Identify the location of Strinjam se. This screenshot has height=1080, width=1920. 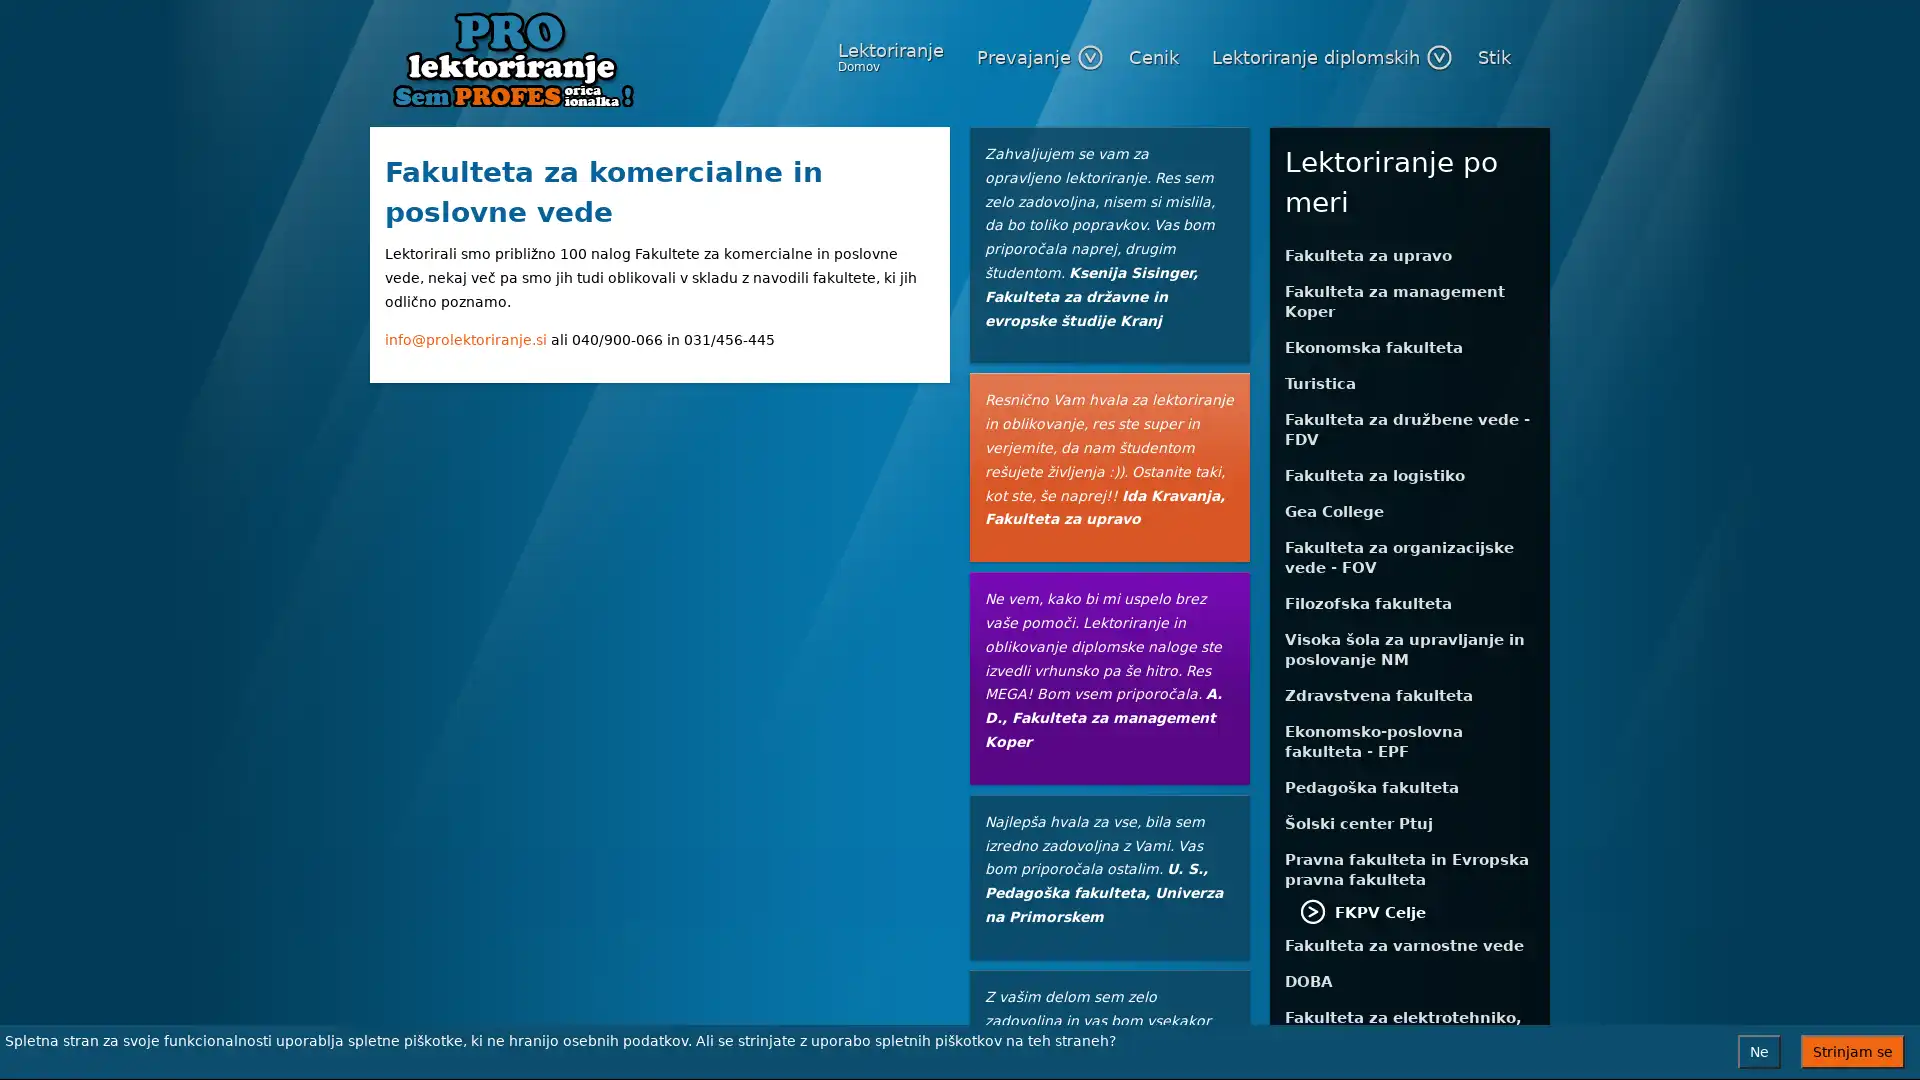
(1851, 1051).